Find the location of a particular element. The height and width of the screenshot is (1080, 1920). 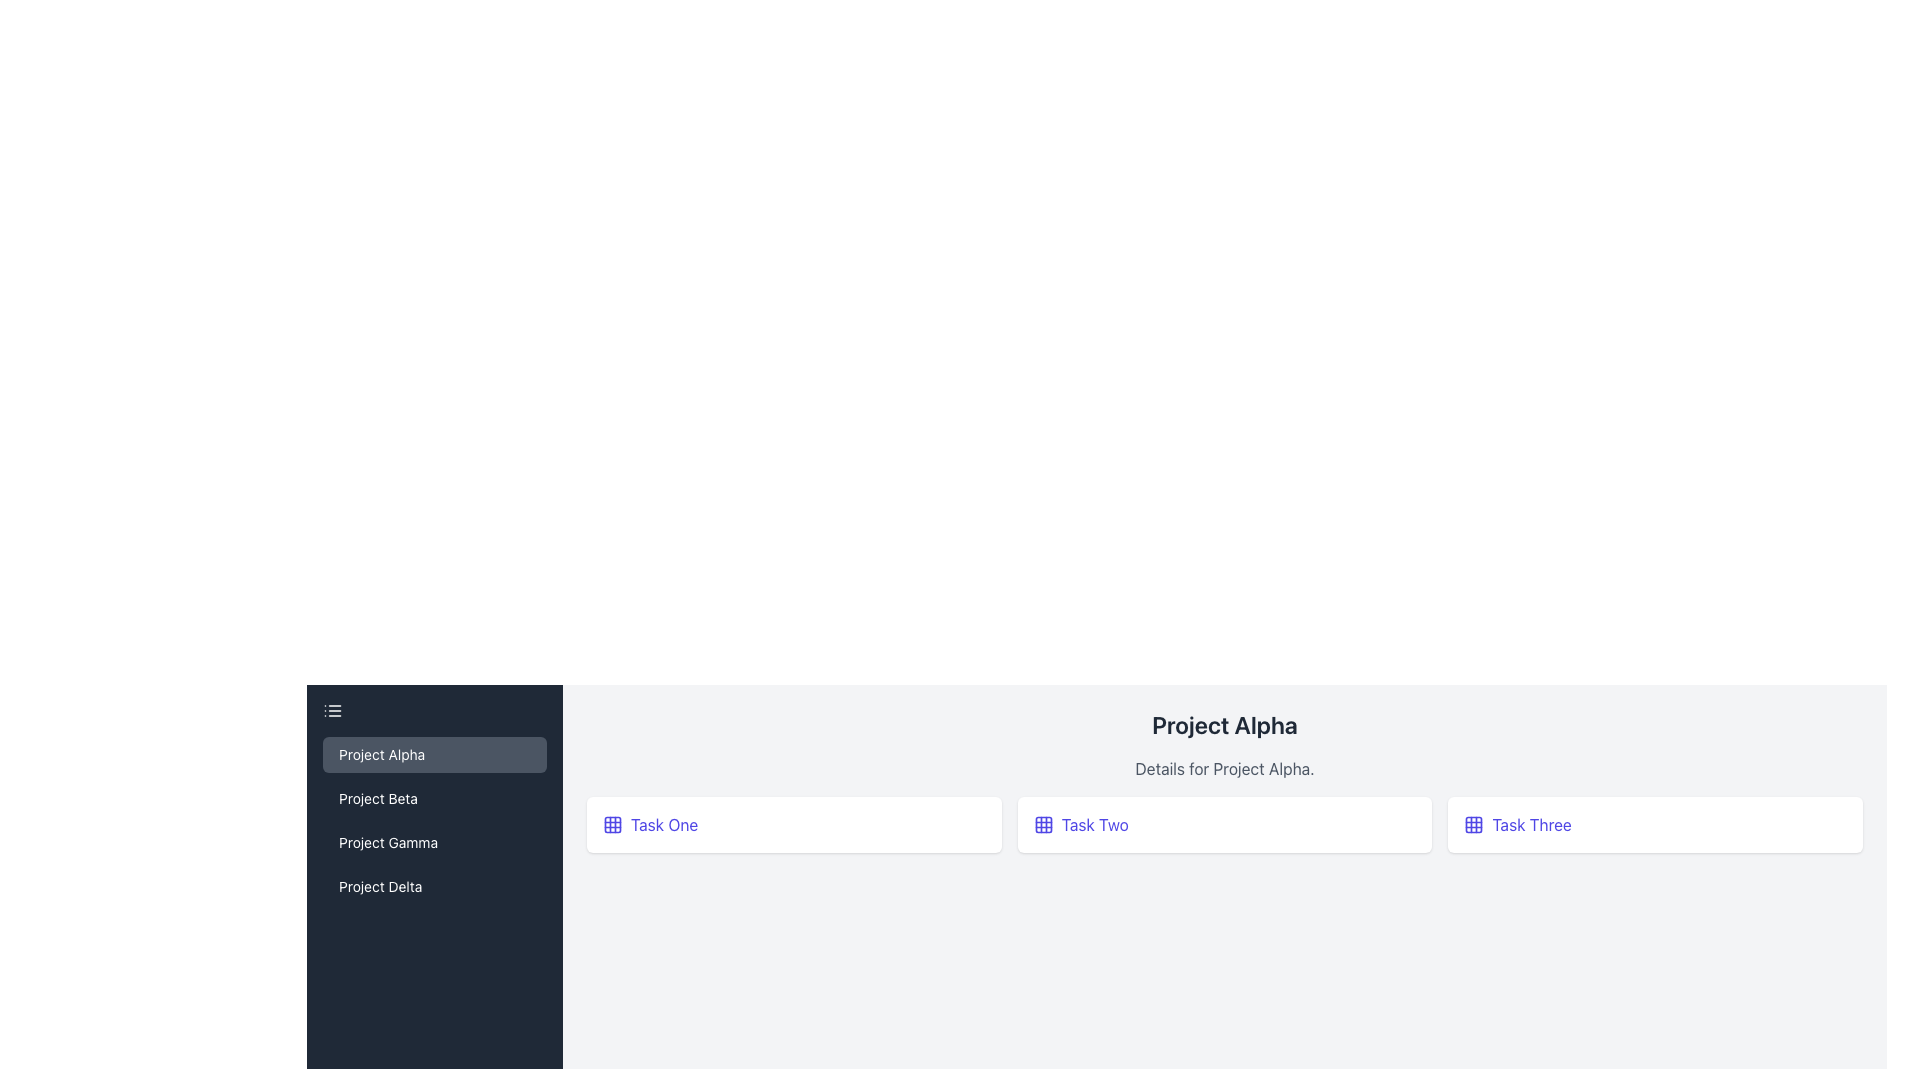

the fourth item in the vertical list of the sidebar is located at coordinates (434, 886).